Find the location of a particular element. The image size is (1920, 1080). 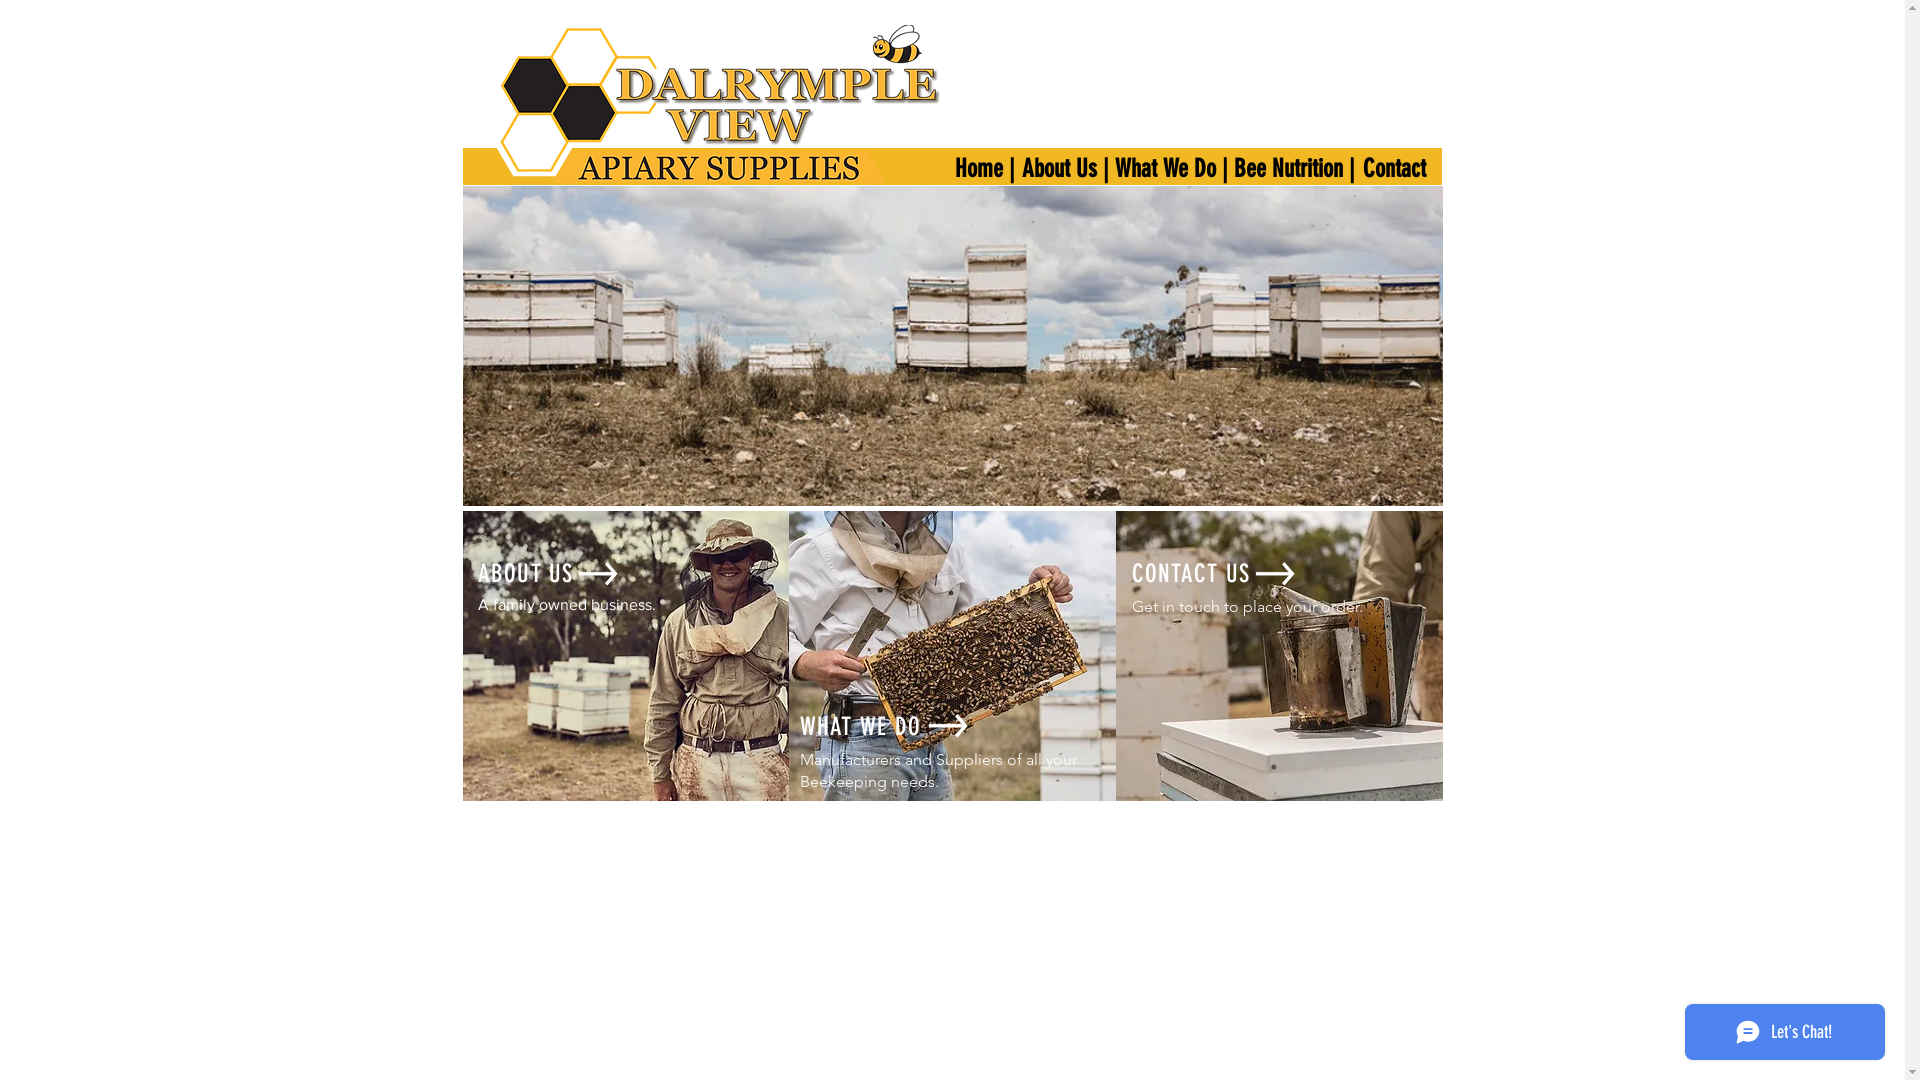

'CONTACT US' is located at coordinates (1191, 573).